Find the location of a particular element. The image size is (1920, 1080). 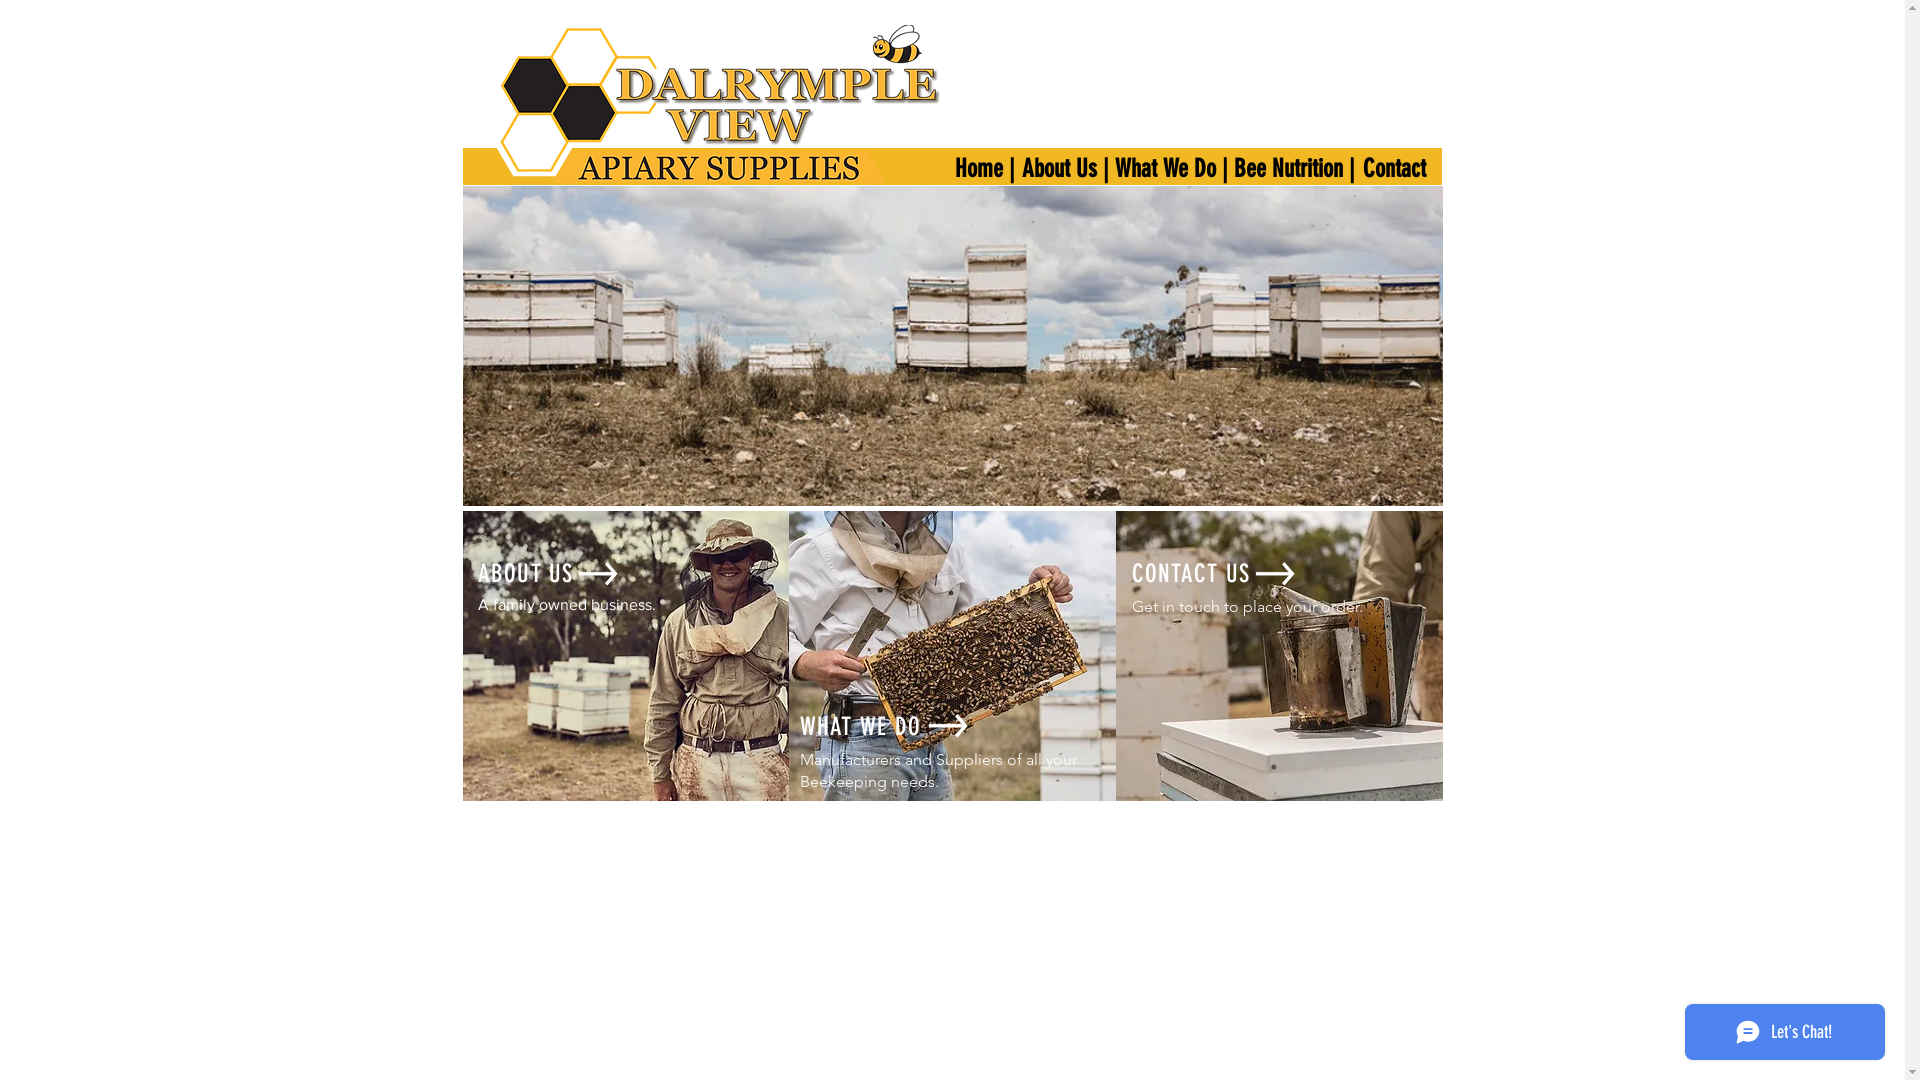

'CONTACT US' is located at coordinates (1191, 573).